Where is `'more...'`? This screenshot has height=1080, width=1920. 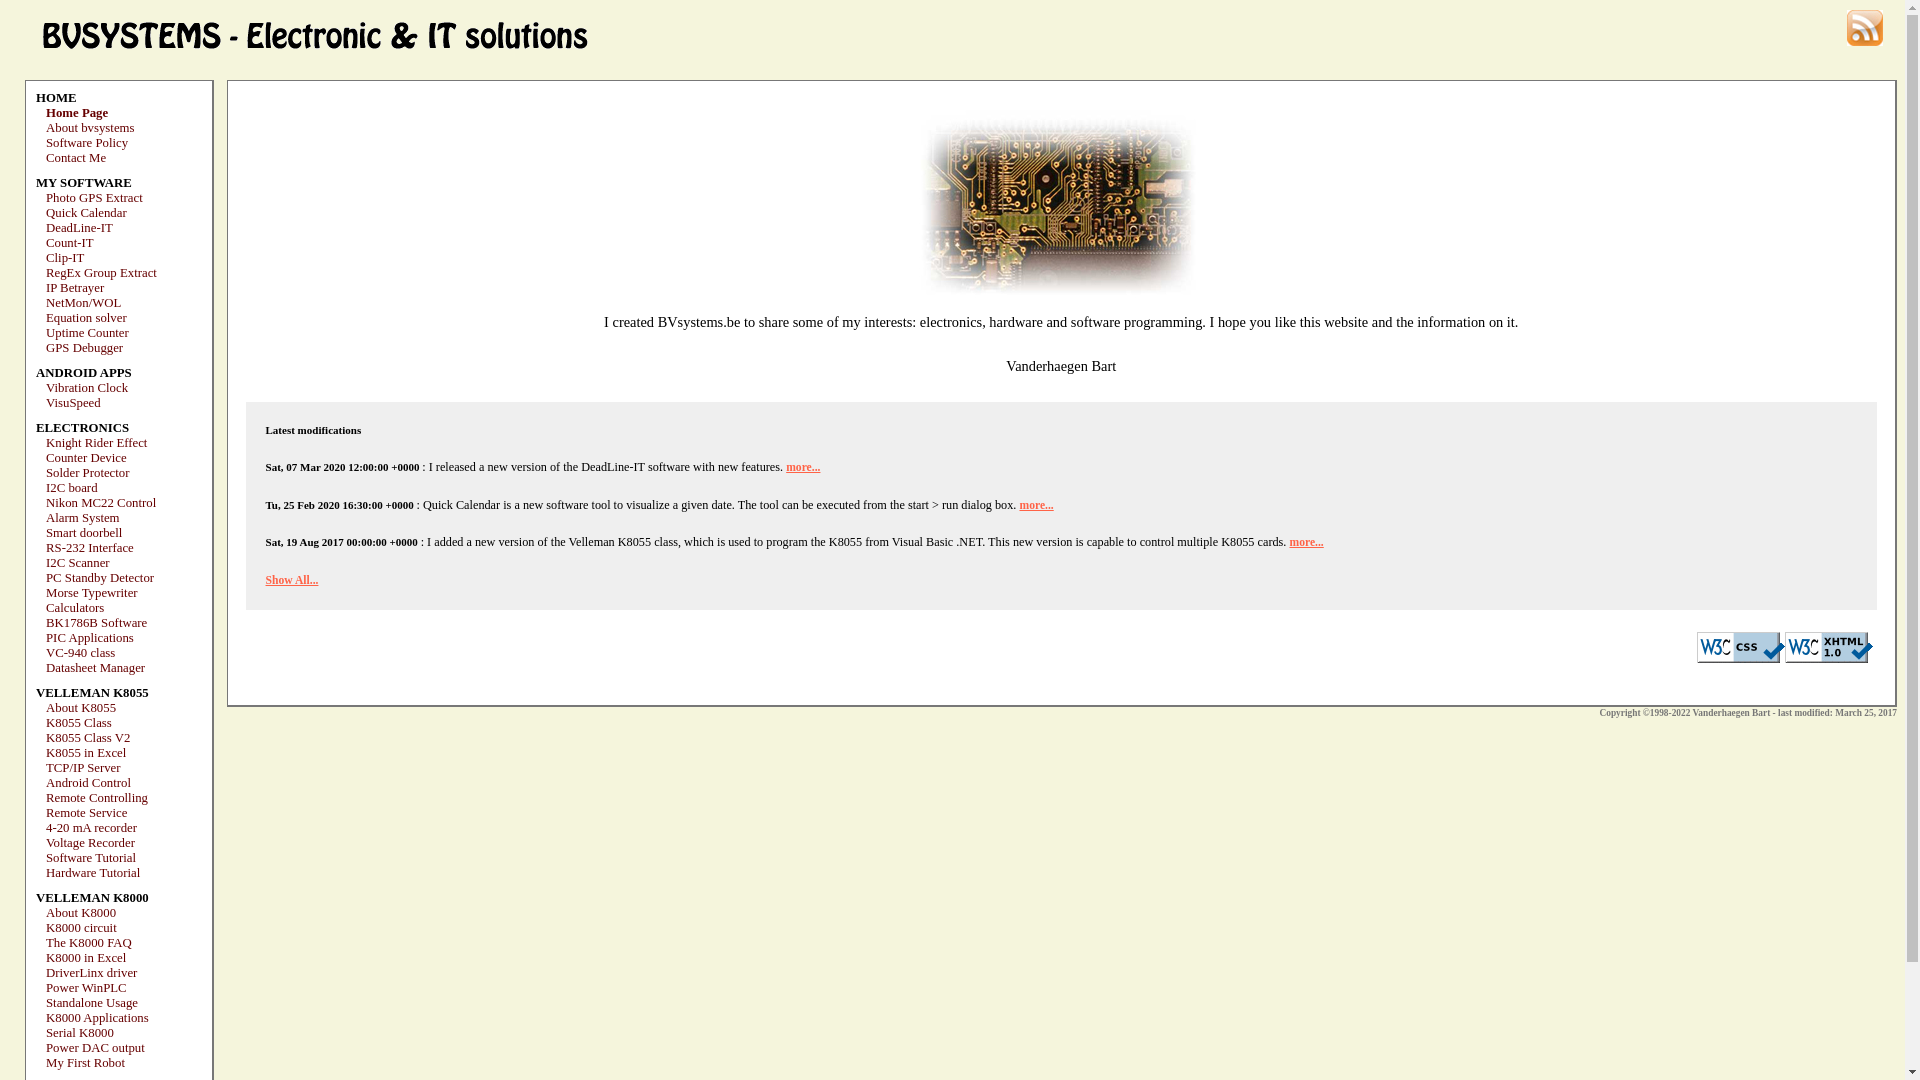
'more...' is located at coordinates (802, 467).